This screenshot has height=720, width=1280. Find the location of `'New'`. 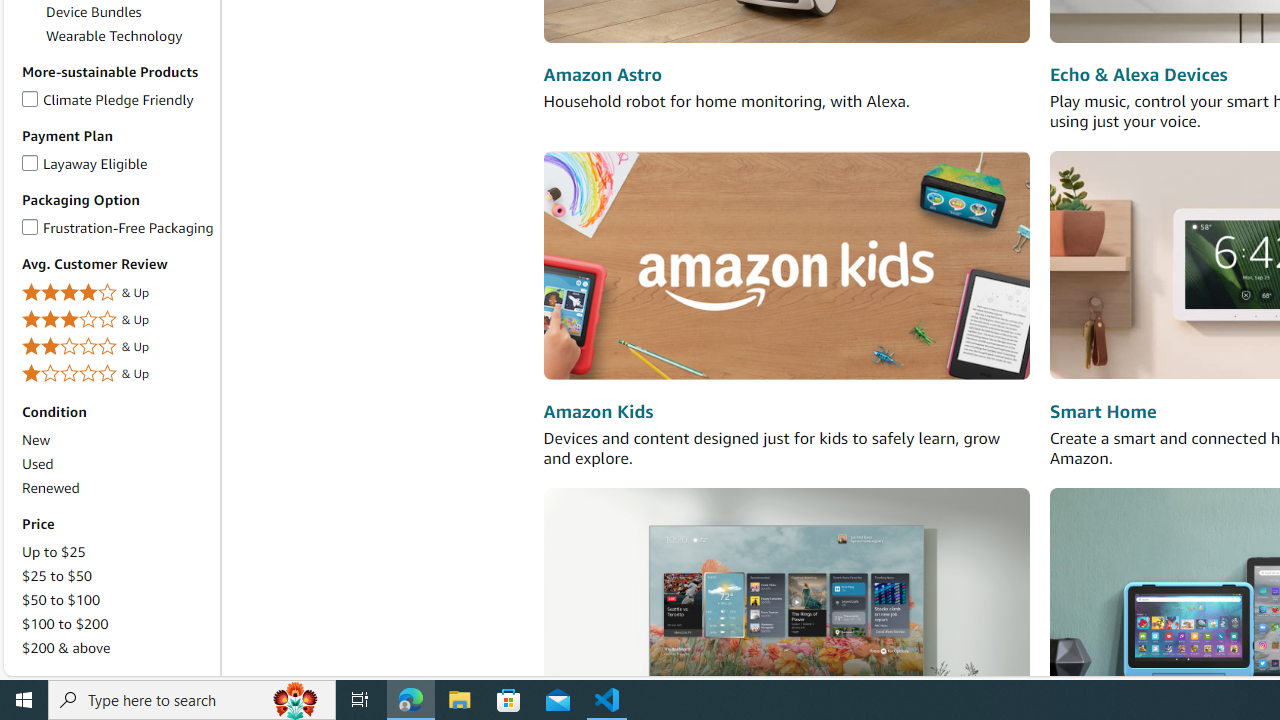

'New' is located at coordinates (36, 439).